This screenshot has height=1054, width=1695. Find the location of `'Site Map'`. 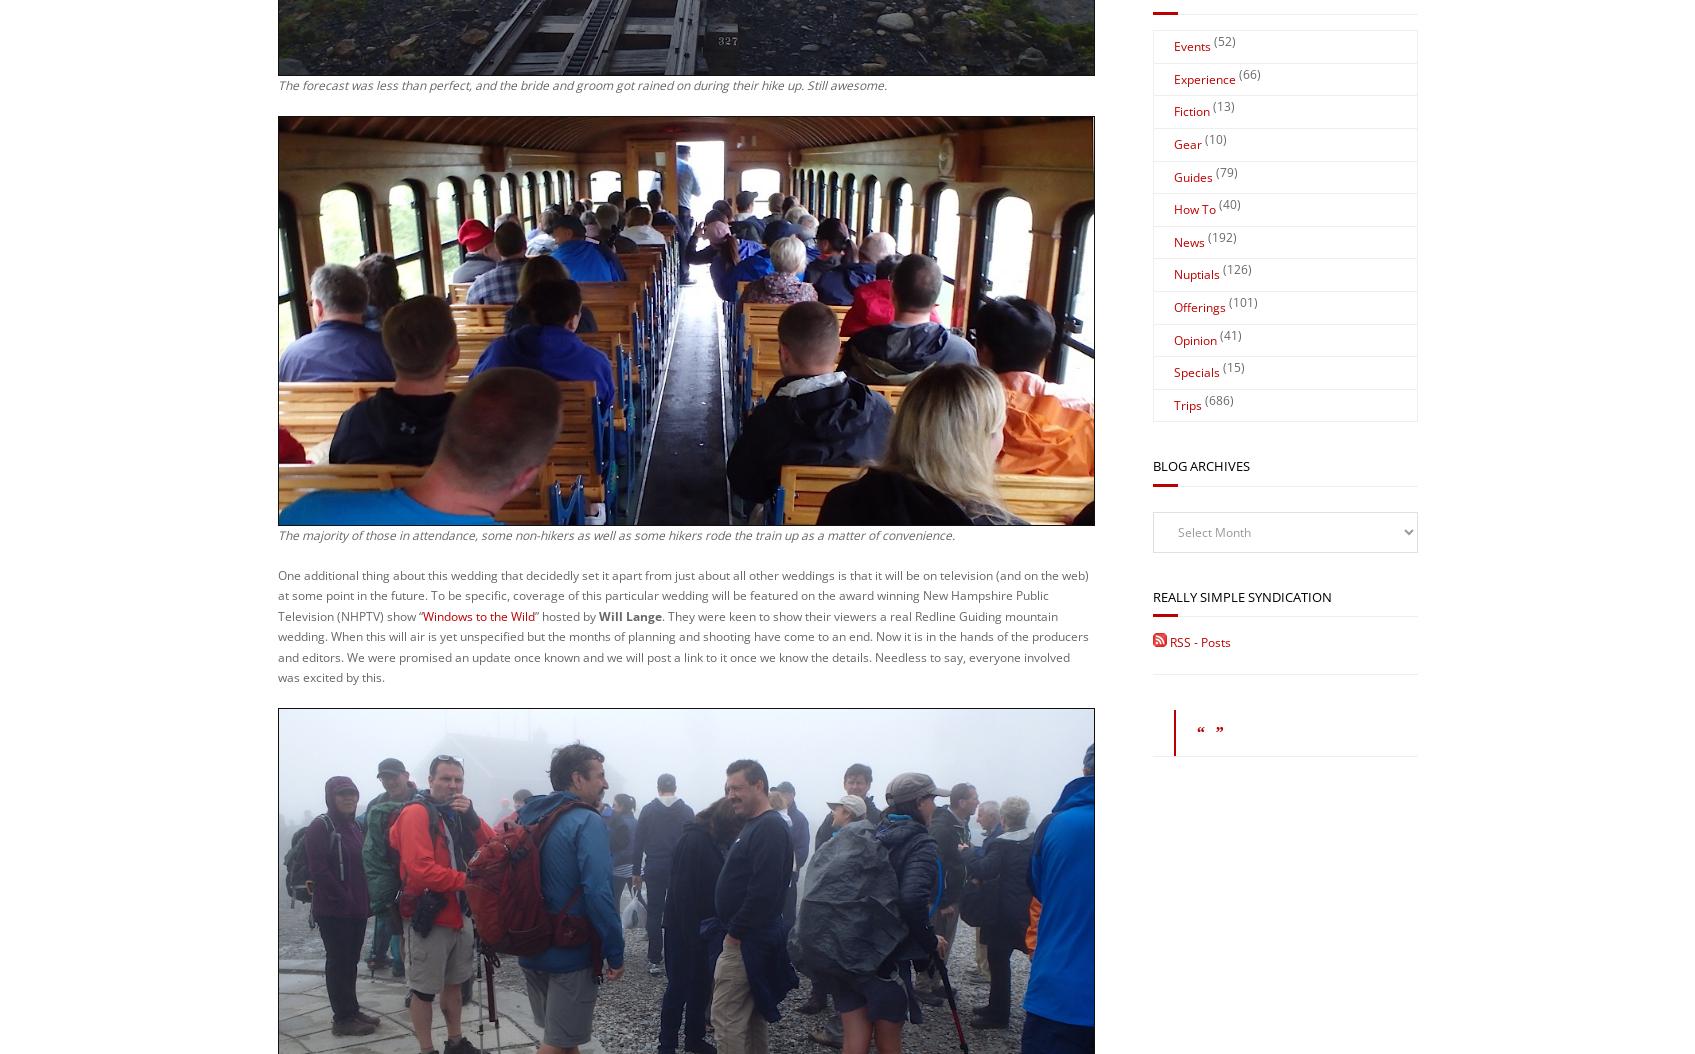

'Site Map' is located at coordinates (808, 947).